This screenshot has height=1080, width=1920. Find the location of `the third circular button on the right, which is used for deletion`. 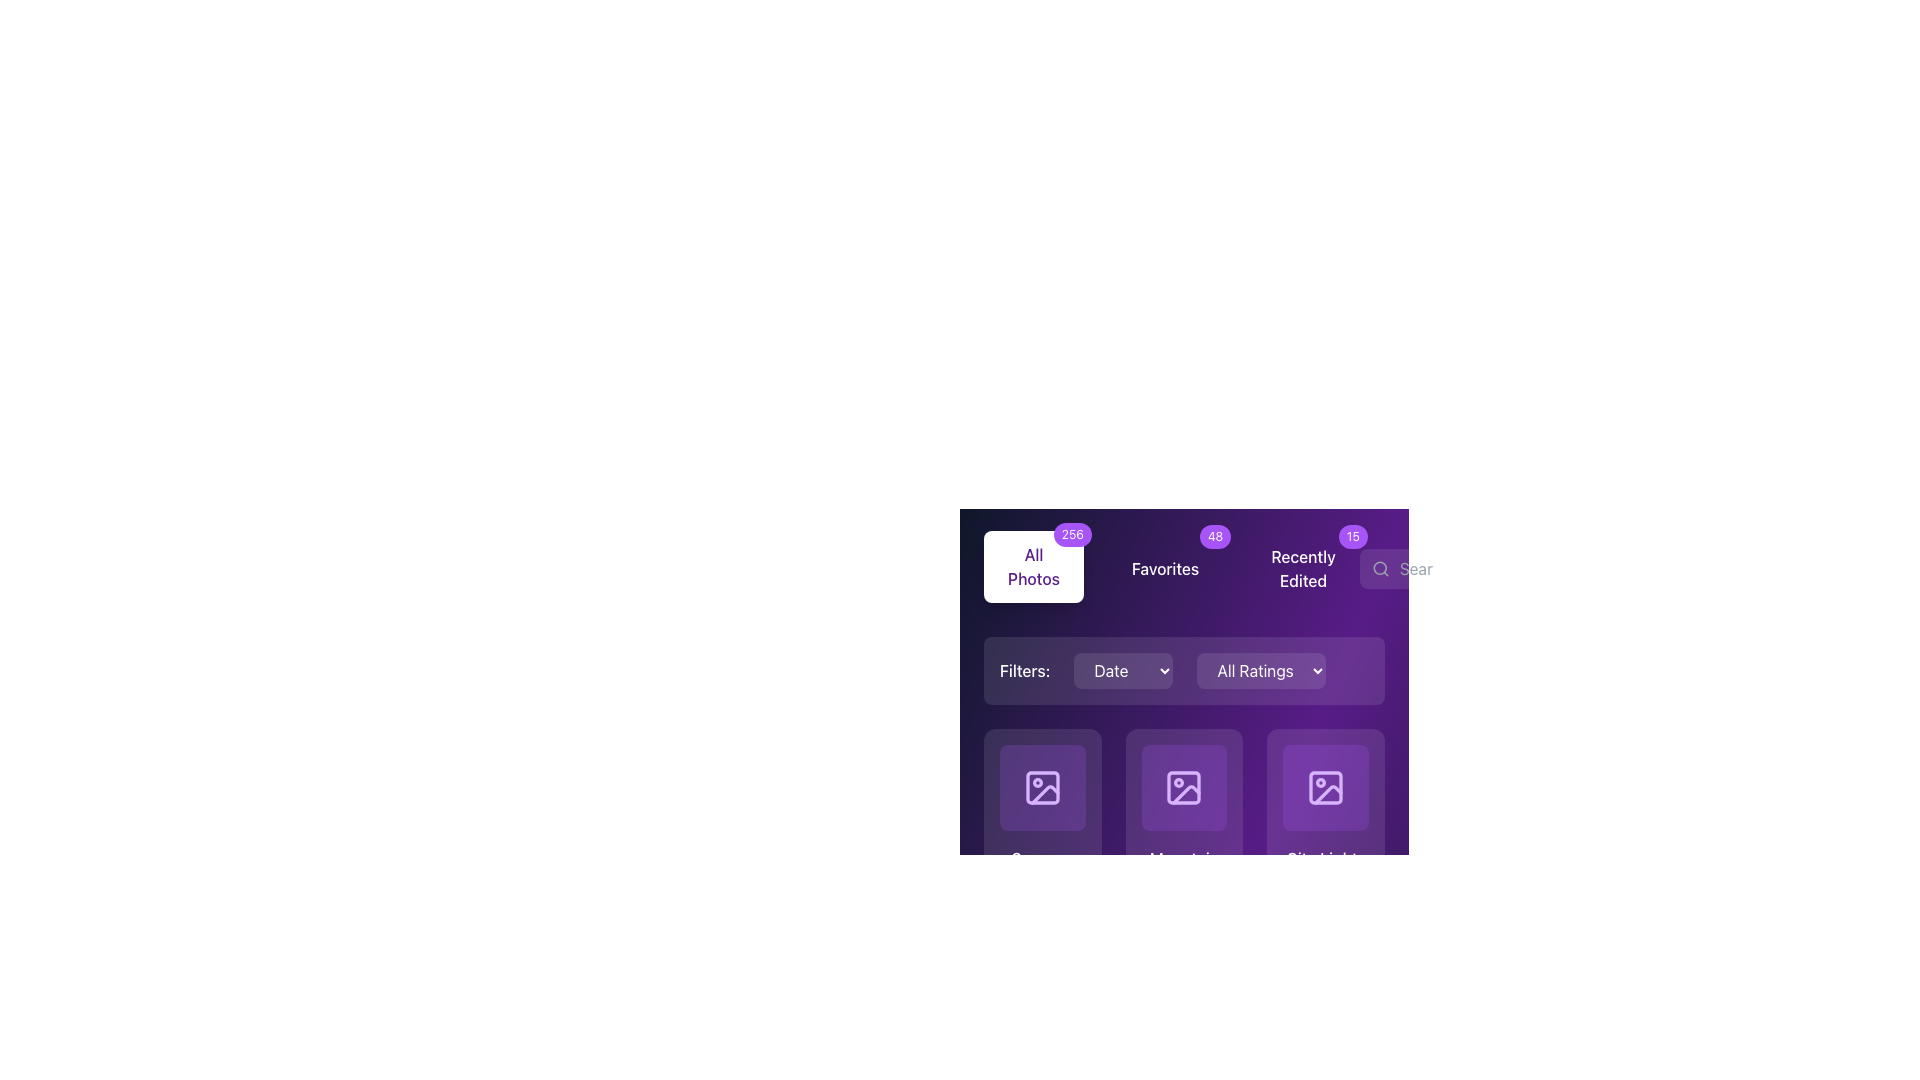

the third circular button on the right, which is used for deletion is located at coordinates (1093, 841).